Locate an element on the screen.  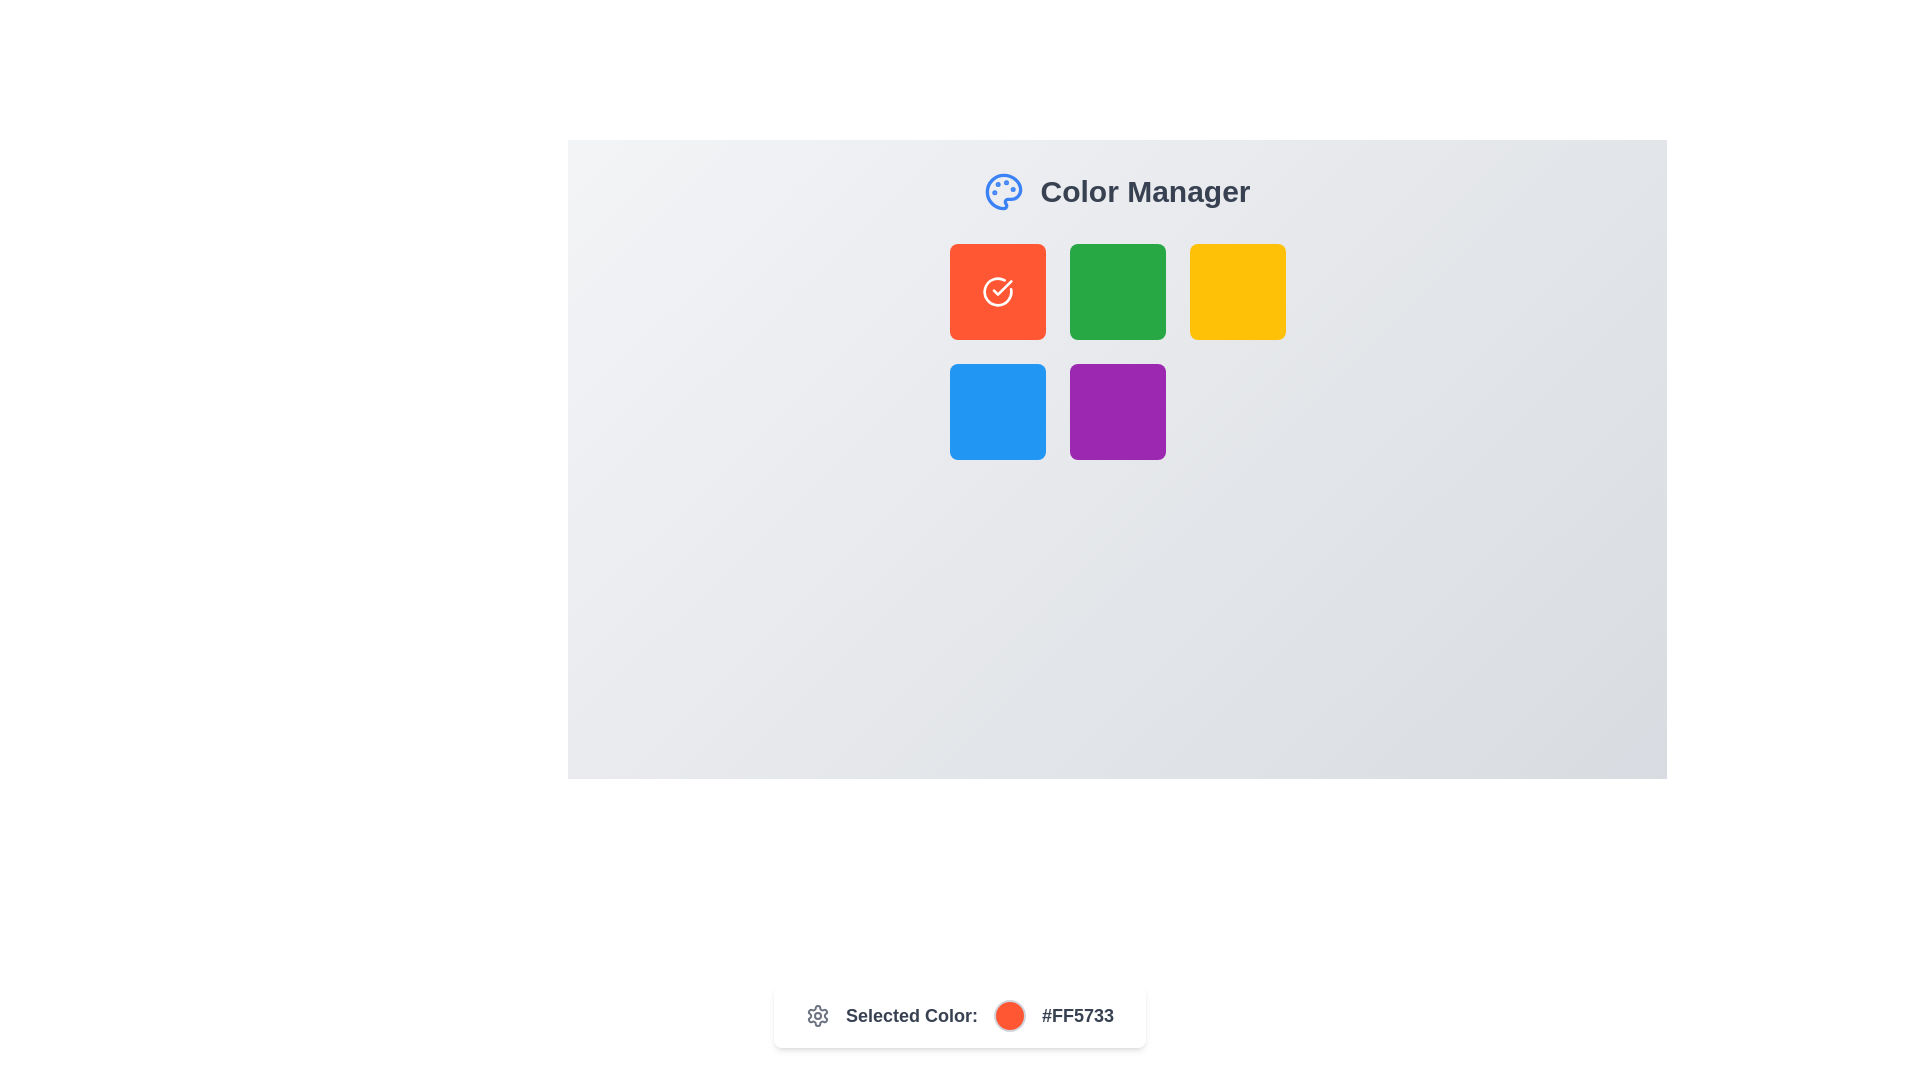
the Settings Cogwheel icon at the bottom left of the interface is located at coordinates (817, 1015).